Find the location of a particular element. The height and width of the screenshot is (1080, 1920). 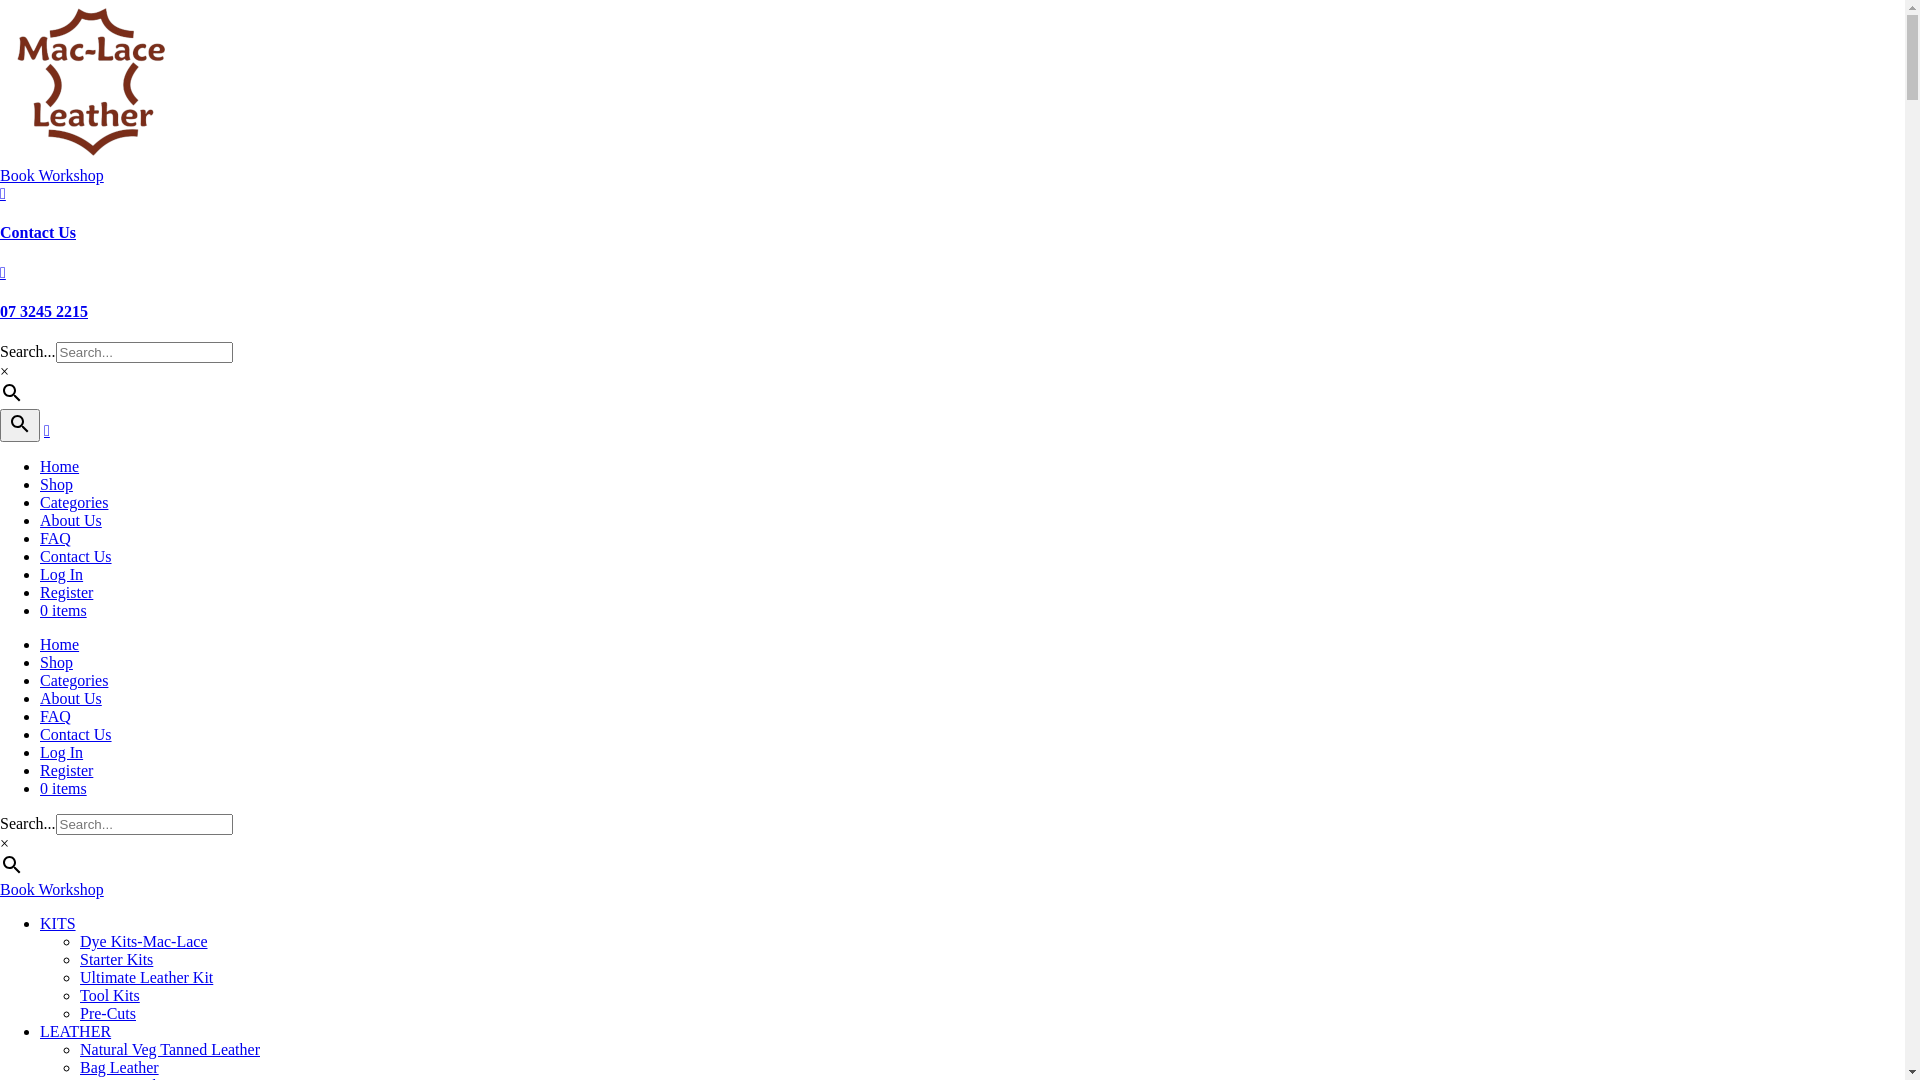

'KITS' is located at coordinates (57, 923).